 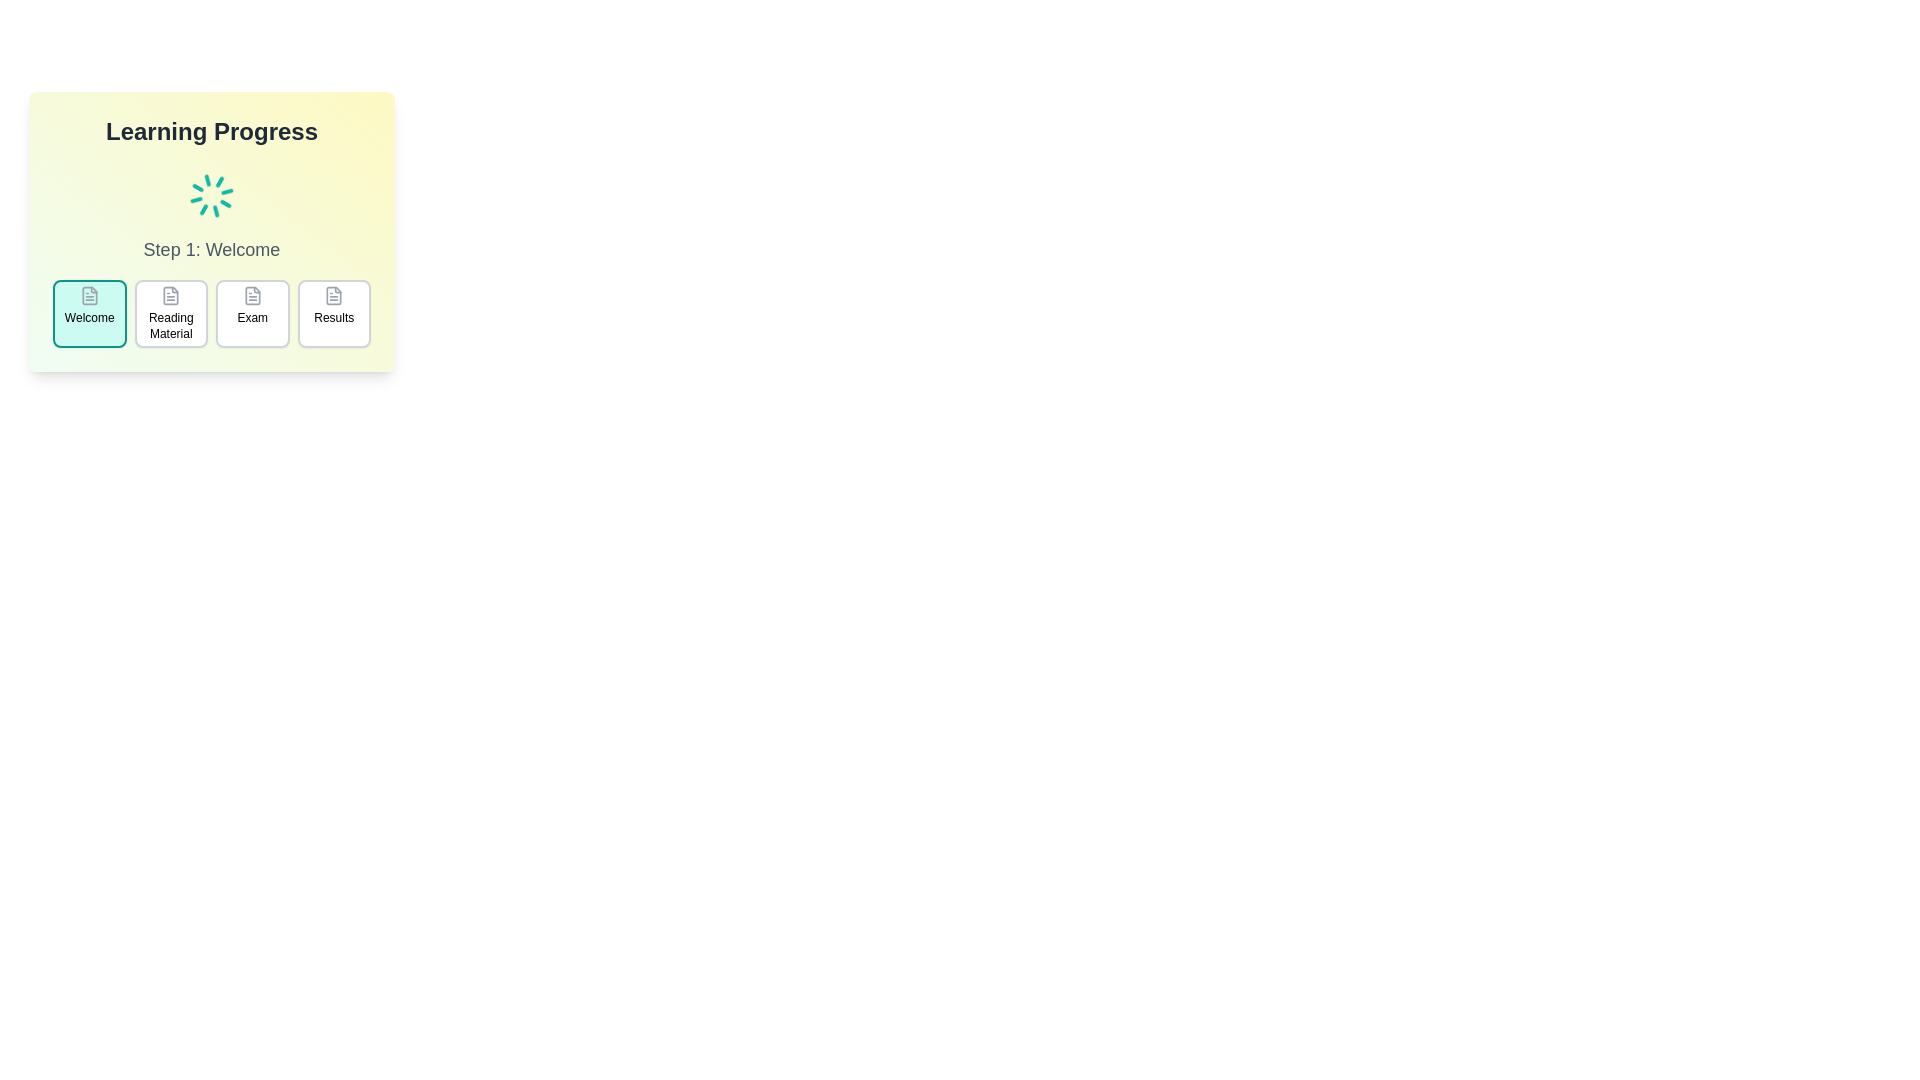 What do you see at coordinates (251, 313) in the screenshot?
I see `the 'Exam' button with a document icon located beneath the 'Step 1: Welcome' heading` at bounding box center [251, 313].